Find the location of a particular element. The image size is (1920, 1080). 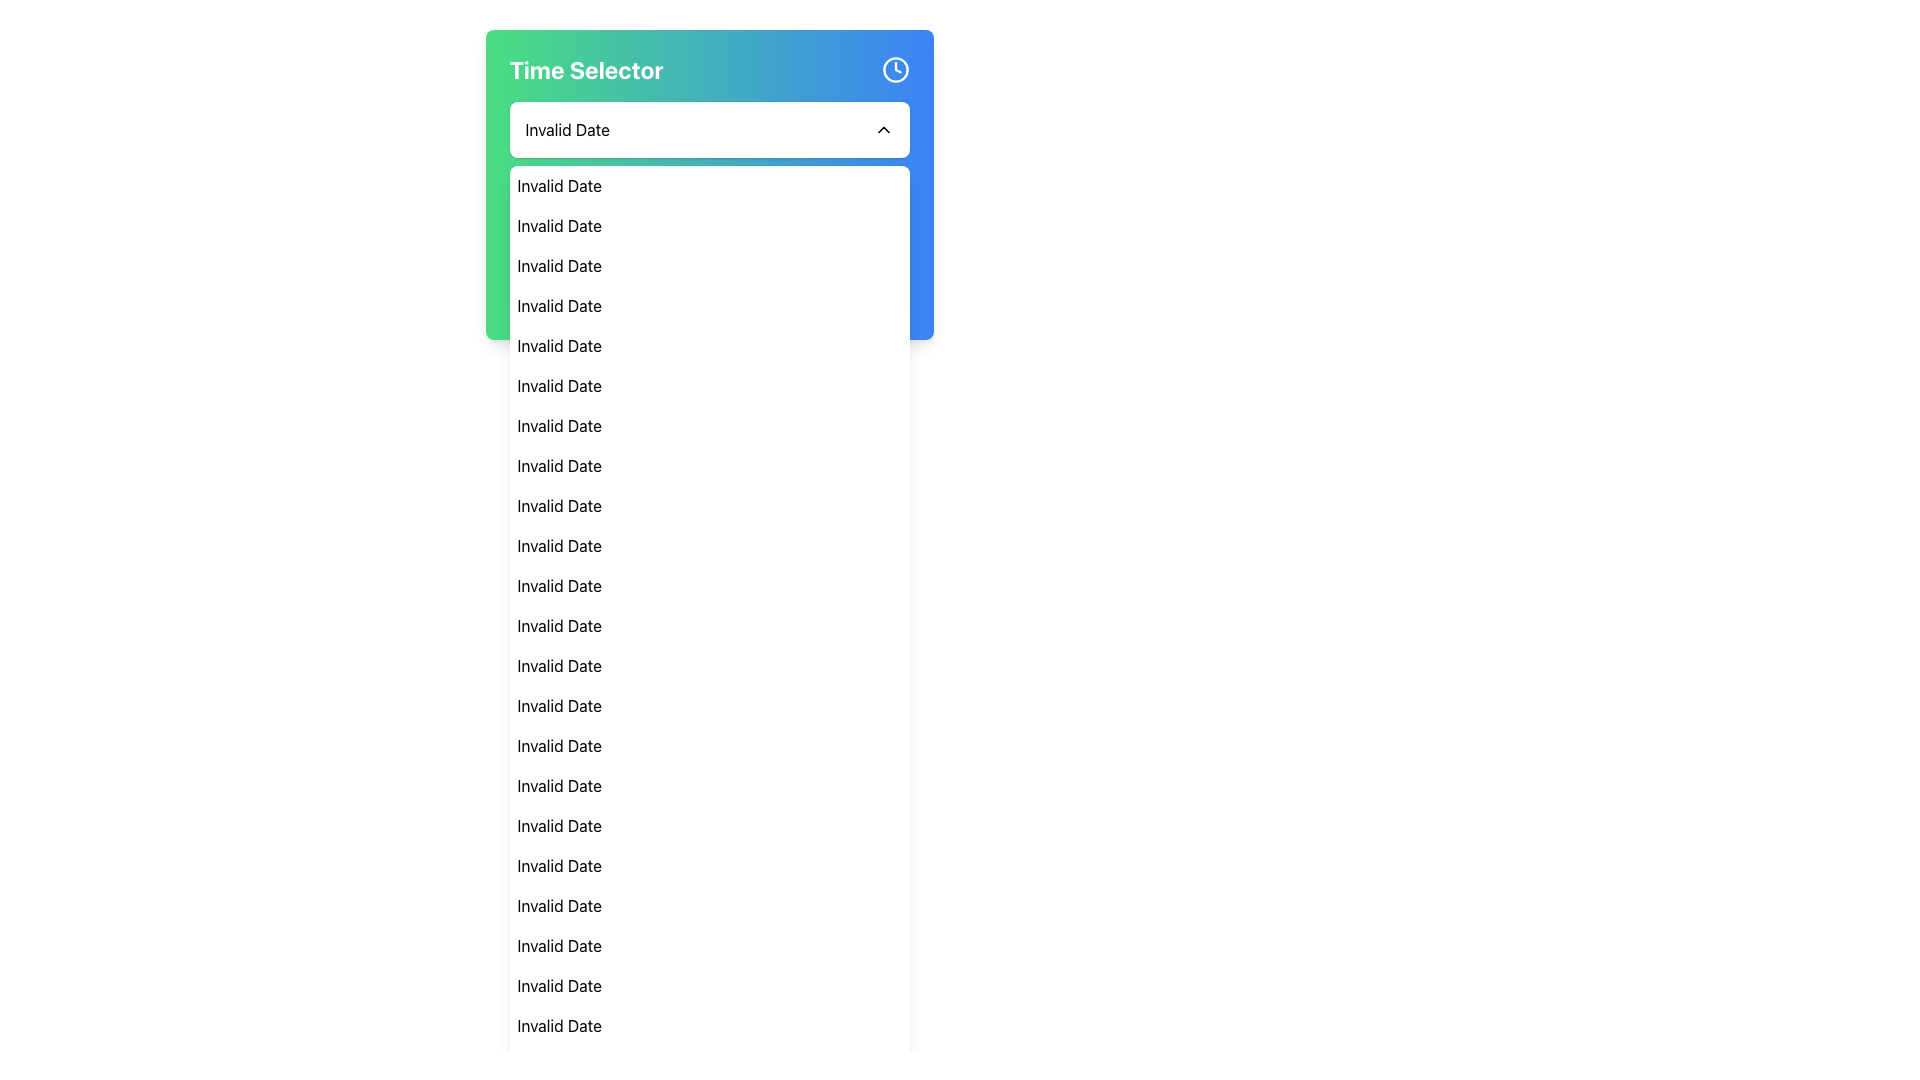

the selectable list item displaying 'Invalid Date' in the dropdown menu is located at coordinates (709, 385).